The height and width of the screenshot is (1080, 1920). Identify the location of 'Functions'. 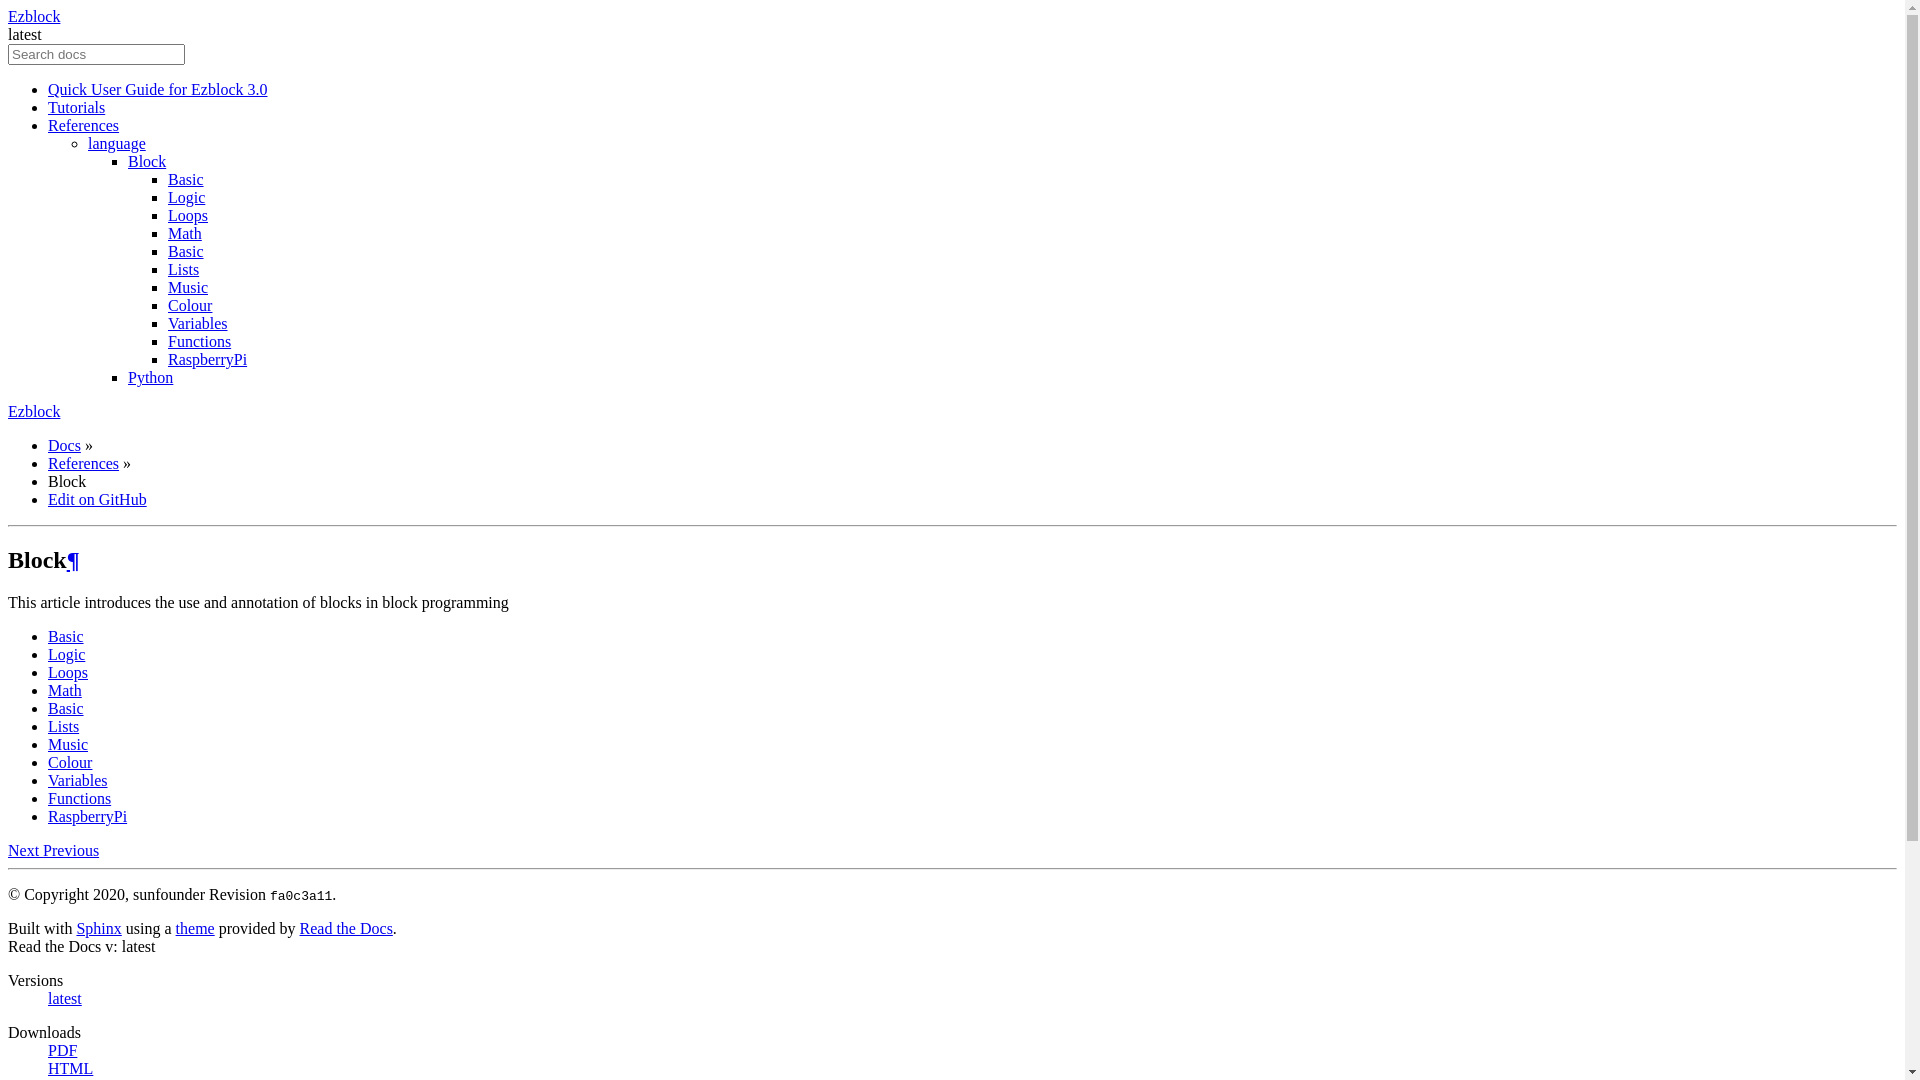
(79, 797).